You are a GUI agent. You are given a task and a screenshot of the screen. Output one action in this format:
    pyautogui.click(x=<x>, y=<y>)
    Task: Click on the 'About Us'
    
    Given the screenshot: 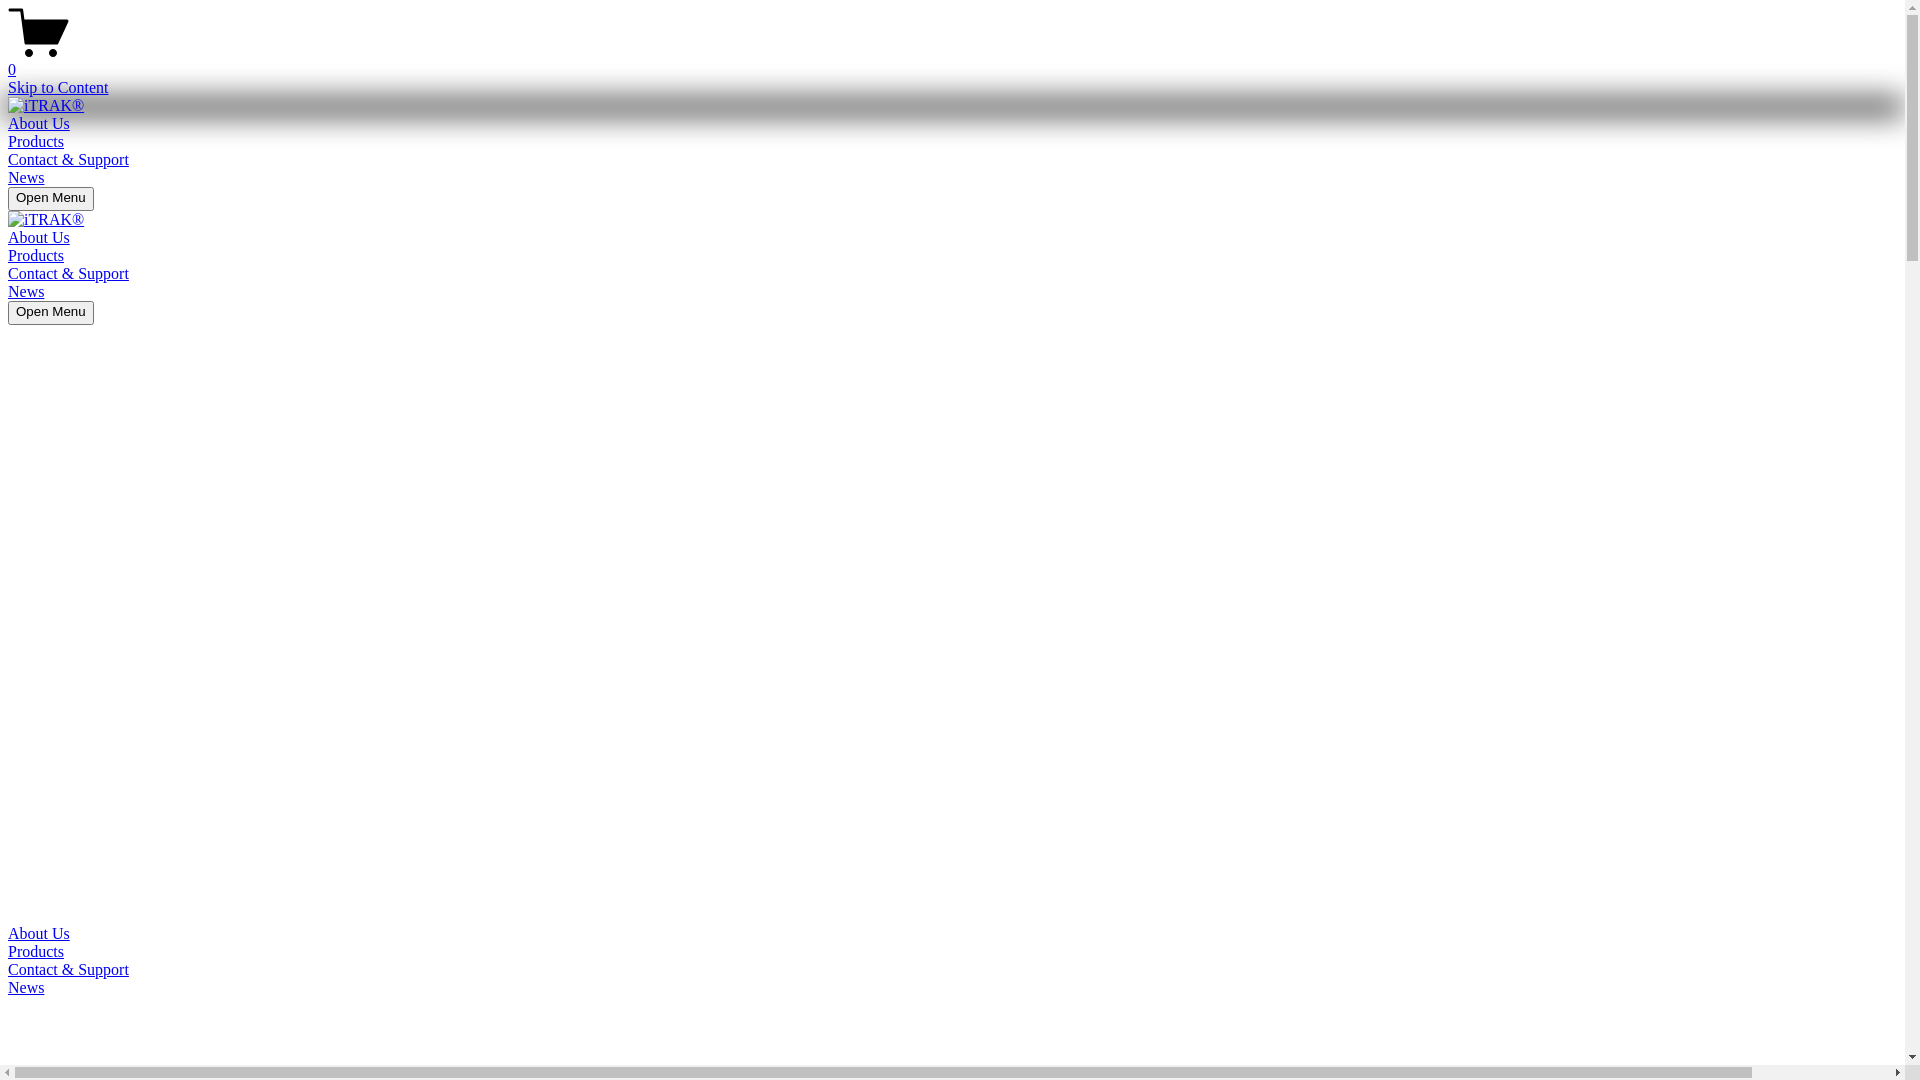 What is the action you would take?
    pyautogui.click(x=38, y=236)
    